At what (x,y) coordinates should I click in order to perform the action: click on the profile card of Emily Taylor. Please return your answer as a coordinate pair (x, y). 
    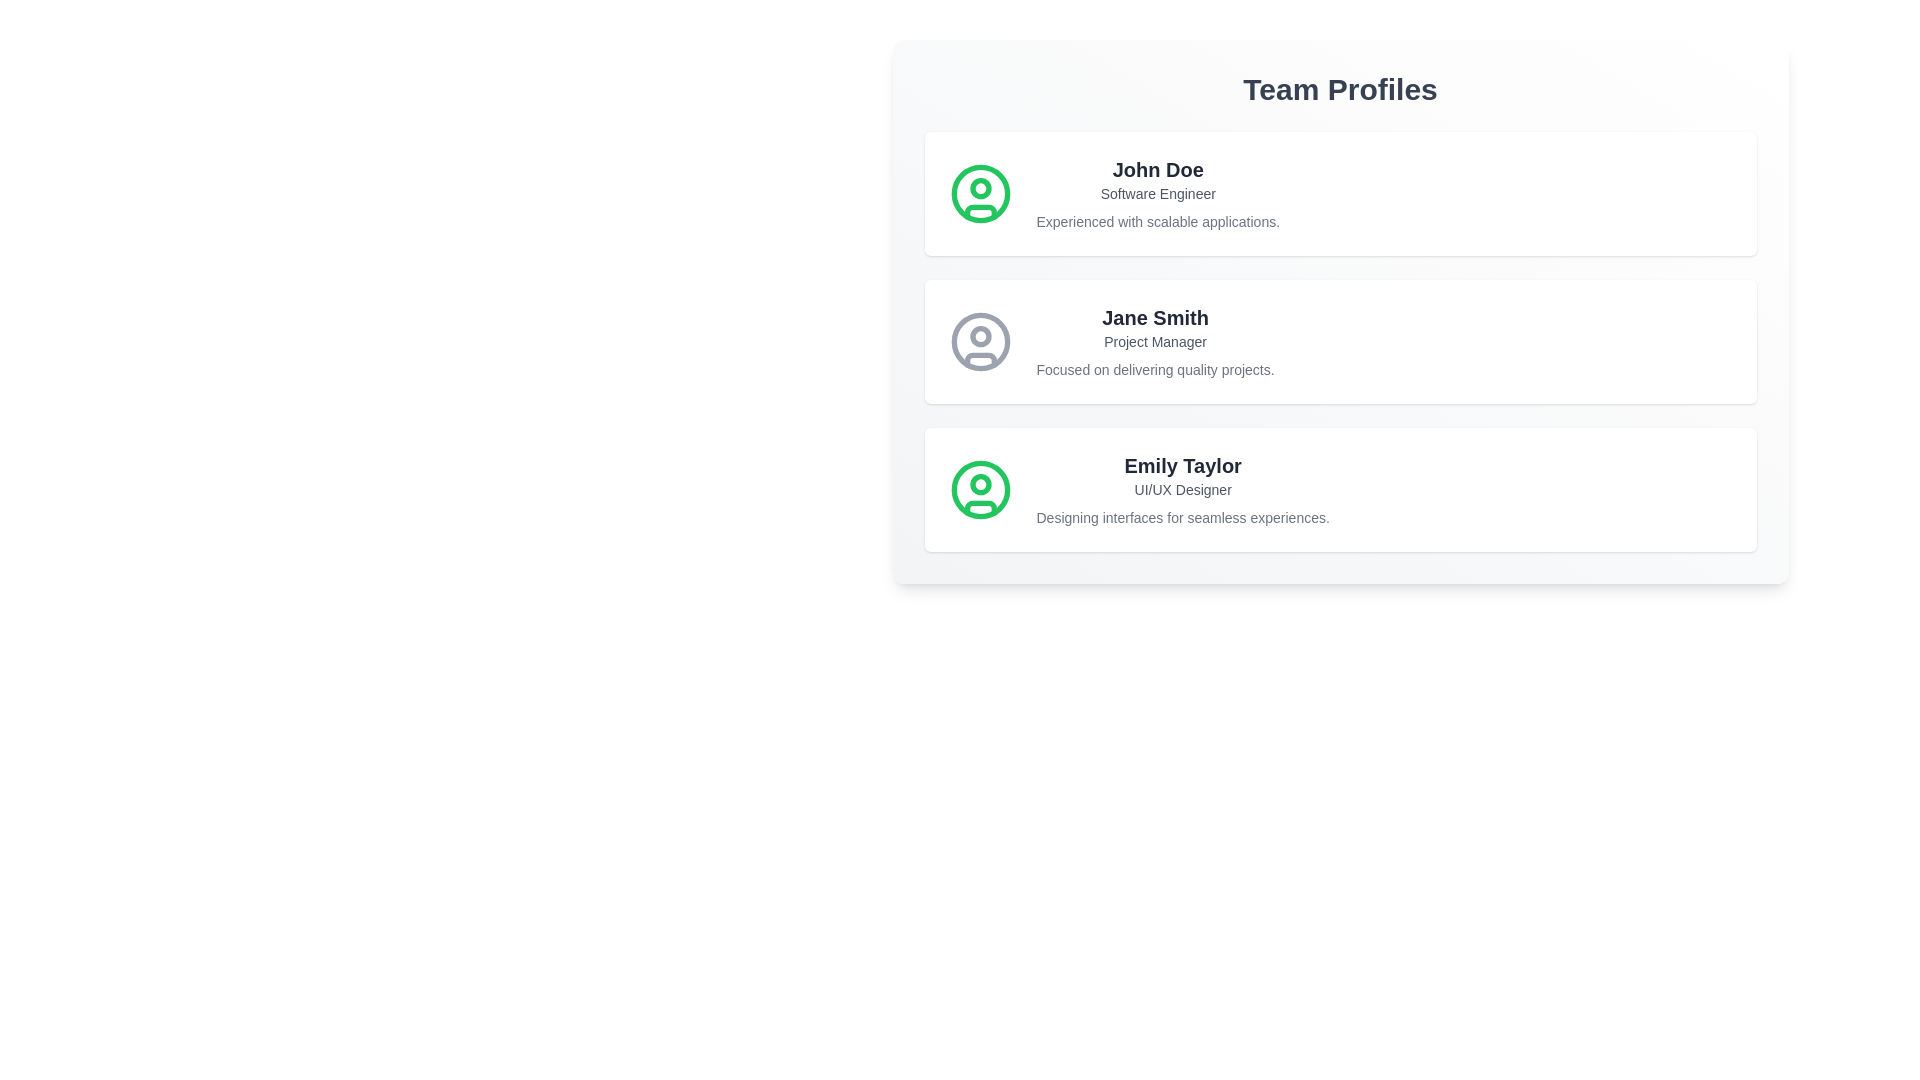
    Looking at the image, I should click on (1340, 489).